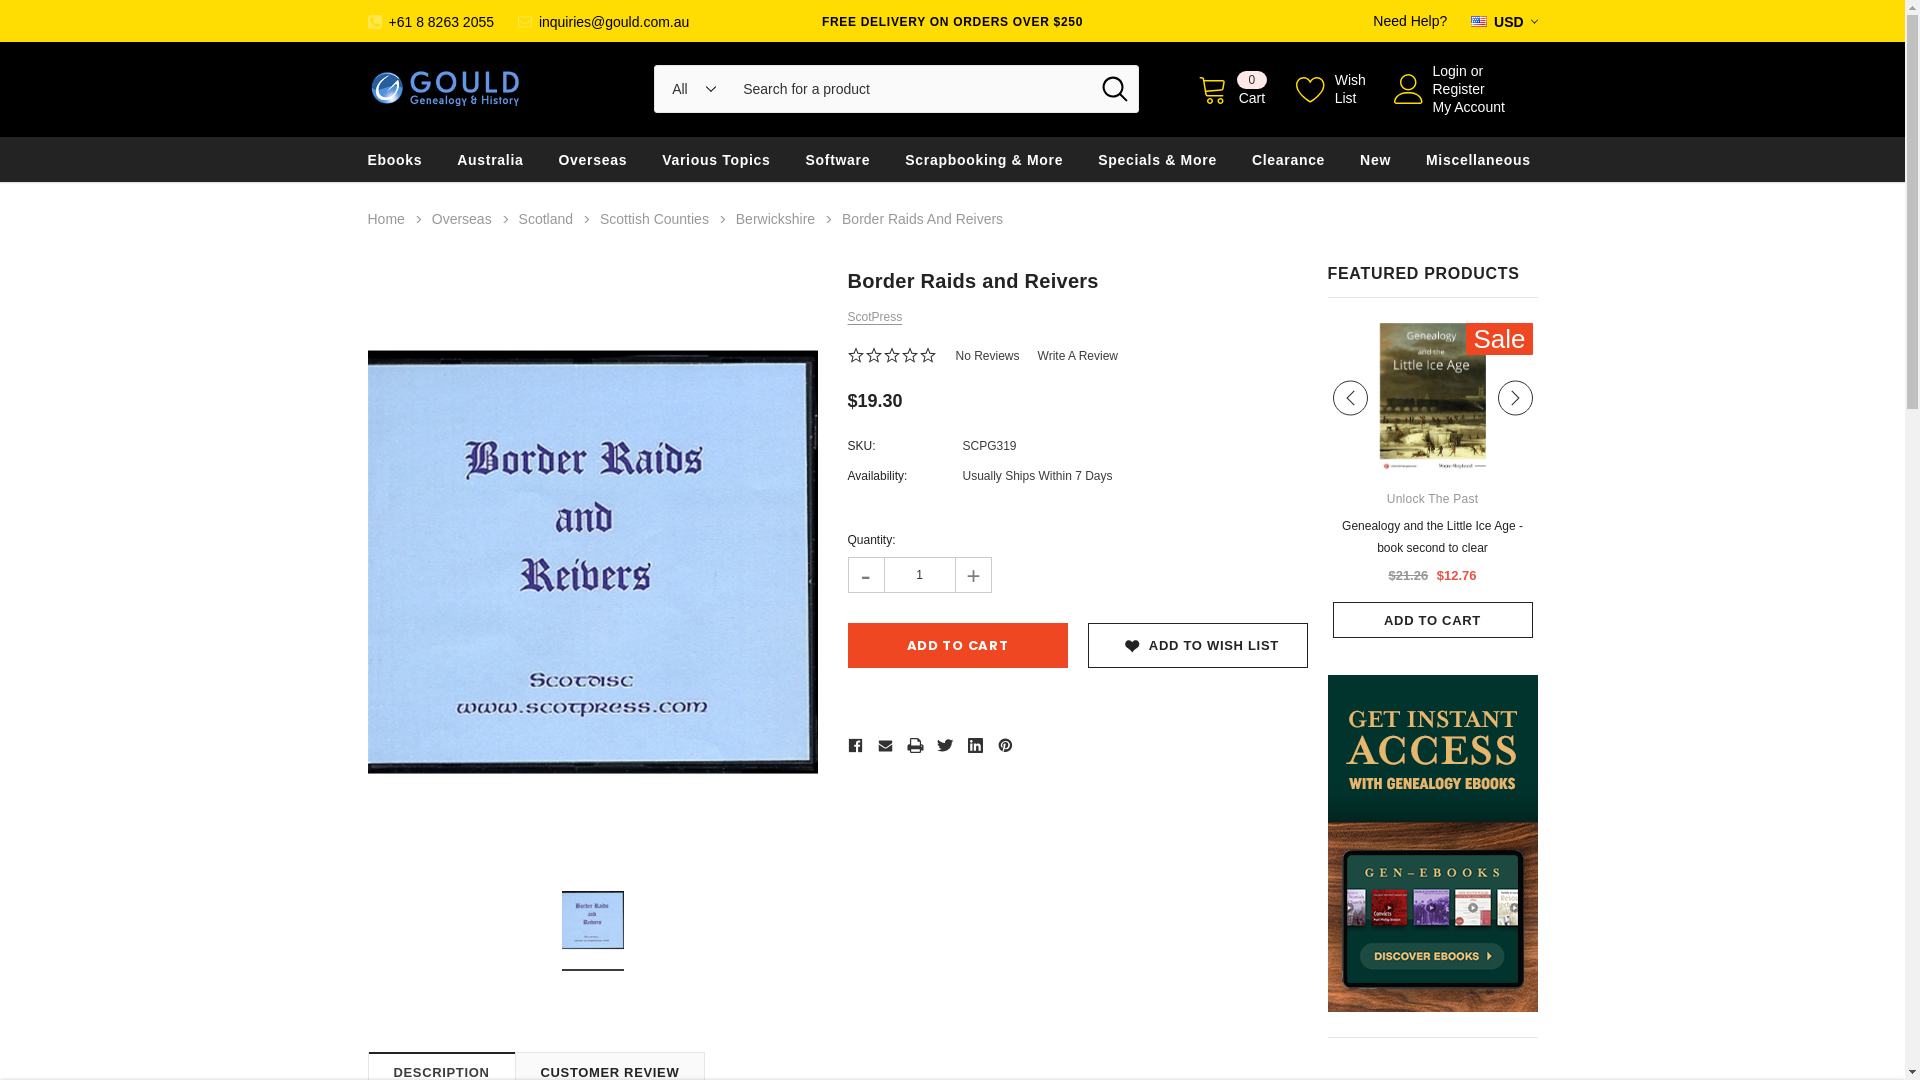  I want to click on '0, so click(1198, 87).